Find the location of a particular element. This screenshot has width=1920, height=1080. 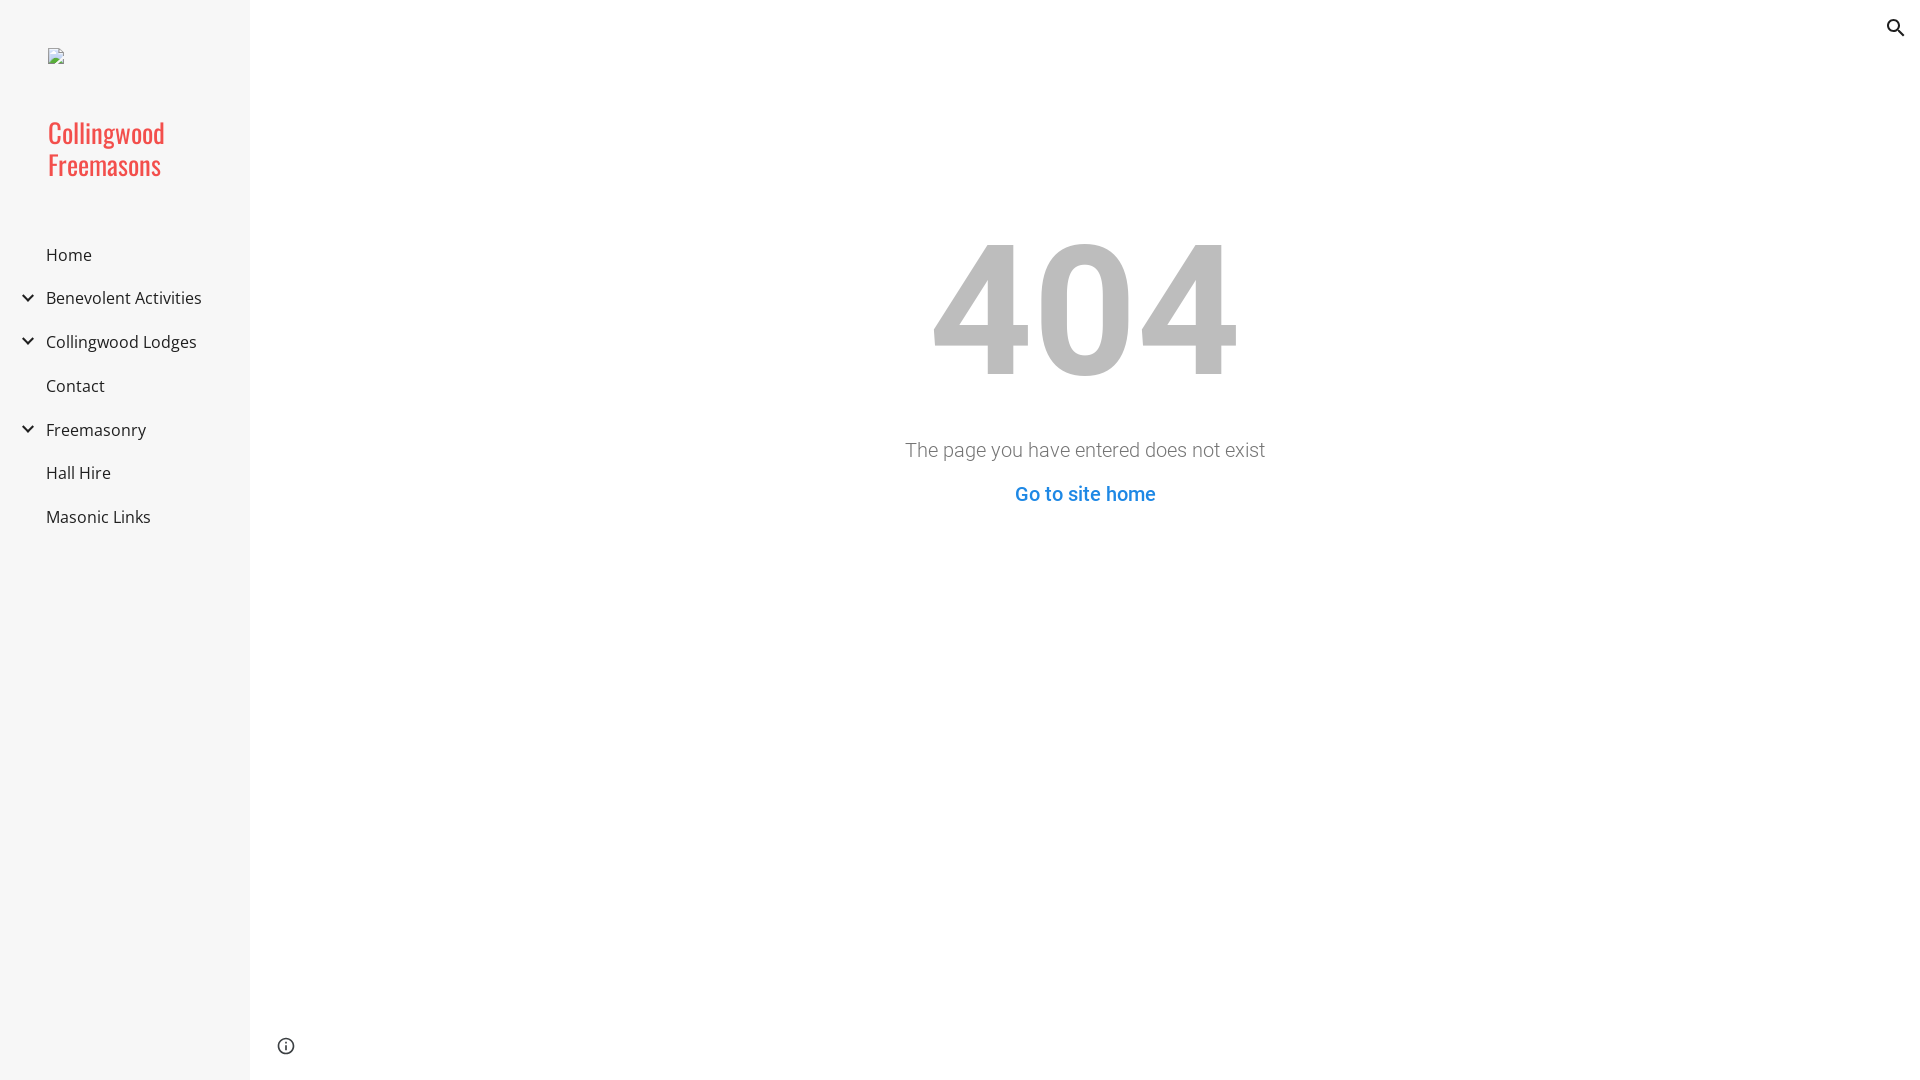

'Expand/Collapse' is located at coordinates (22, 339).